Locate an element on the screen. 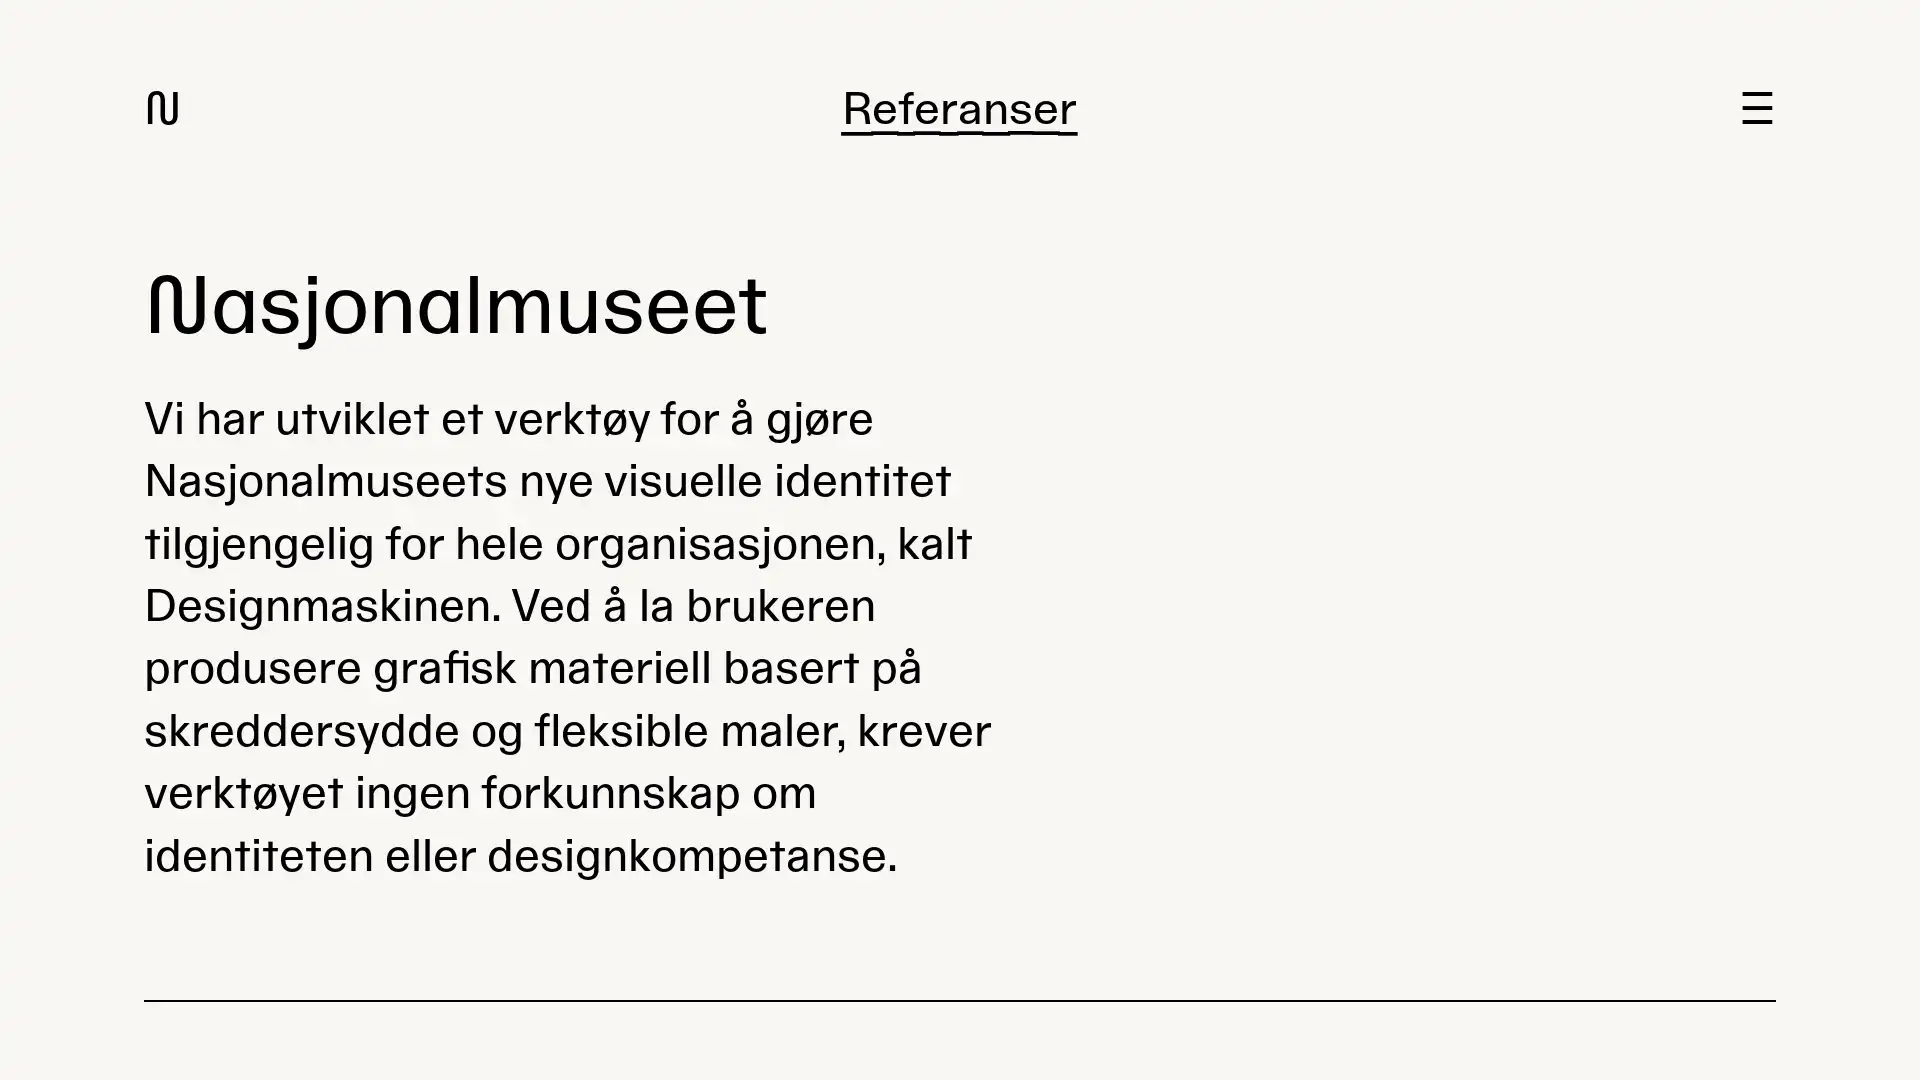 The image size is (1920, 1080). Meny is located at coordinates (1755, 108).